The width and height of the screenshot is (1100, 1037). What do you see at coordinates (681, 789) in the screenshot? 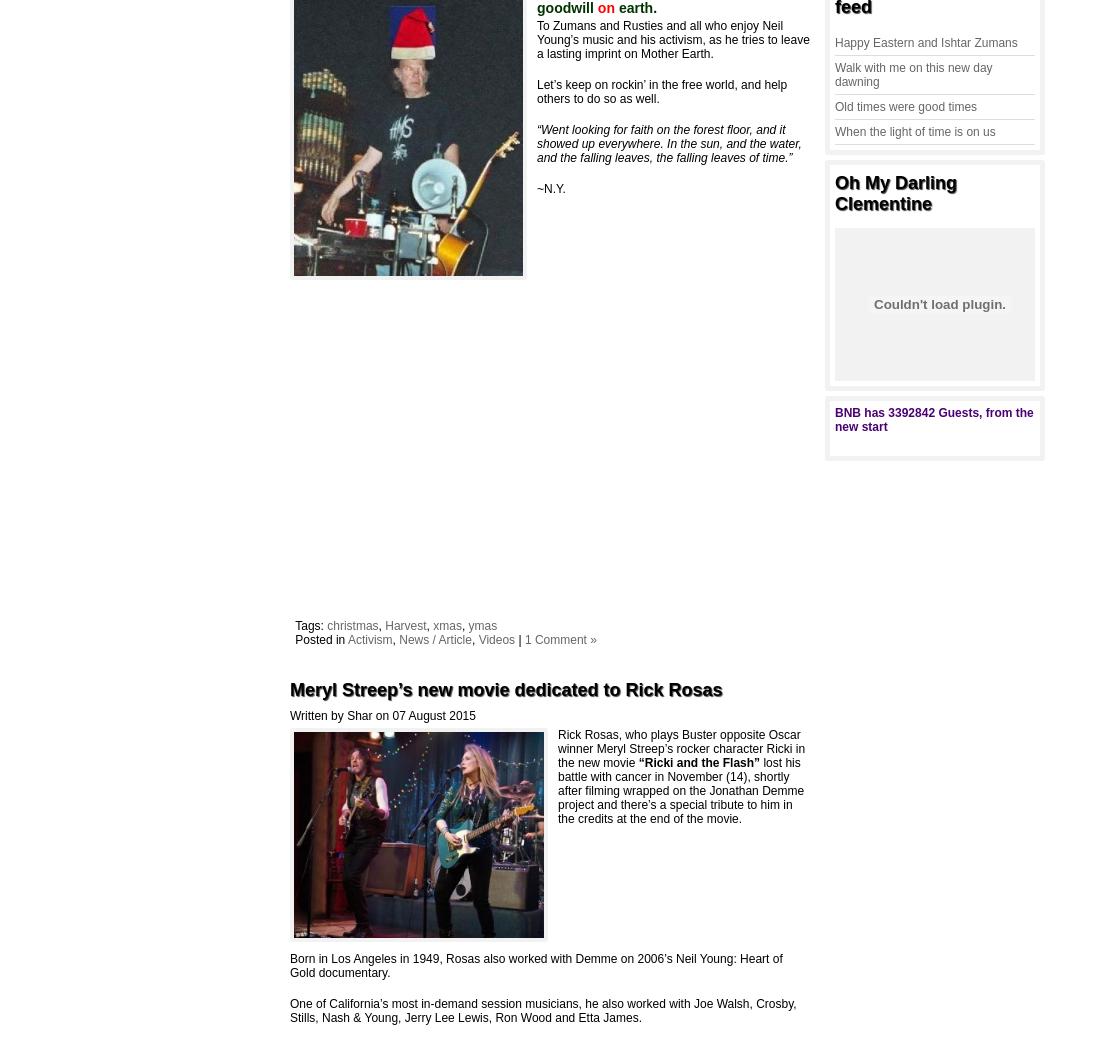
I see `'lost his battle with cancer in November (14), shortly after filming wrapped on the Jonathan Demme project and there’s a special tribute to him in the credits at the end of the movie.'` at bounding box center [681, 789].